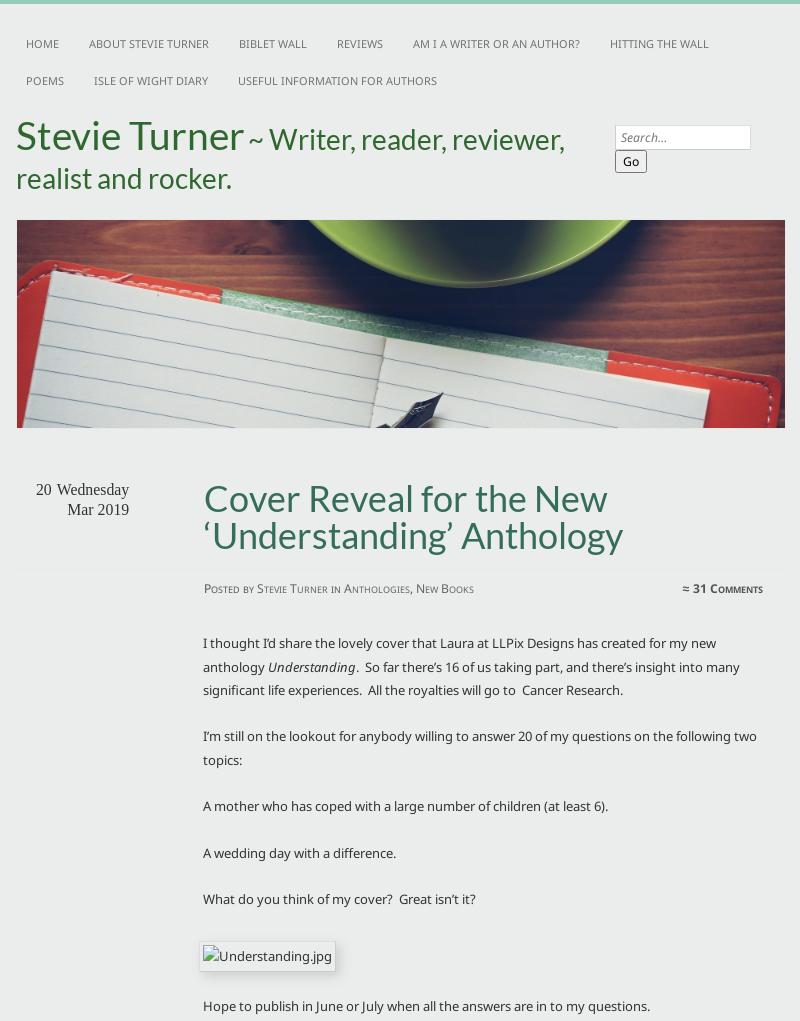 Image resolution: width=800 pixels, height=1021 pixels. What do you see at coordinates (336, 587) in the screenshot?
I see `'in'` at bounding box center [336, 587].